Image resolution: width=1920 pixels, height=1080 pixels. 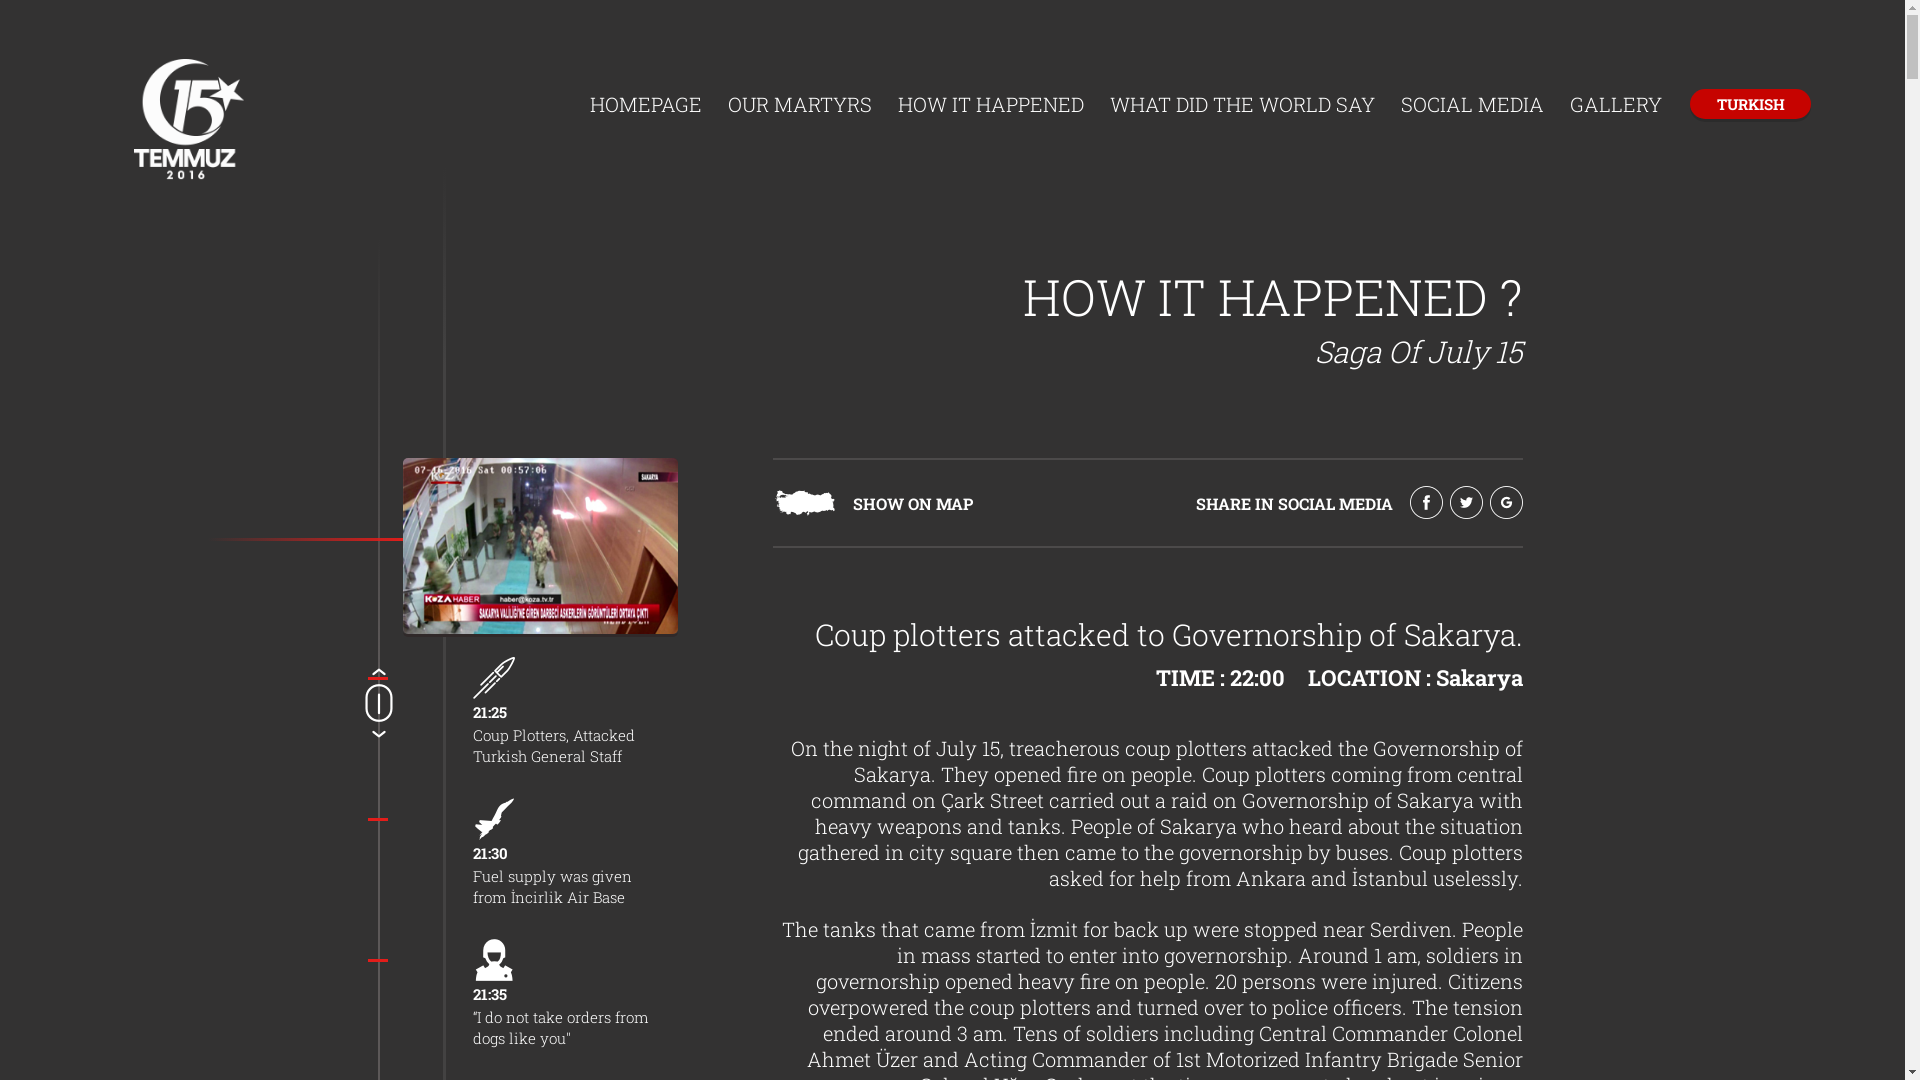 What do you see at coordinates (646, 105) in the screenshot?
I see `'HOMEPAGE'` at bounding box center [646, 105].